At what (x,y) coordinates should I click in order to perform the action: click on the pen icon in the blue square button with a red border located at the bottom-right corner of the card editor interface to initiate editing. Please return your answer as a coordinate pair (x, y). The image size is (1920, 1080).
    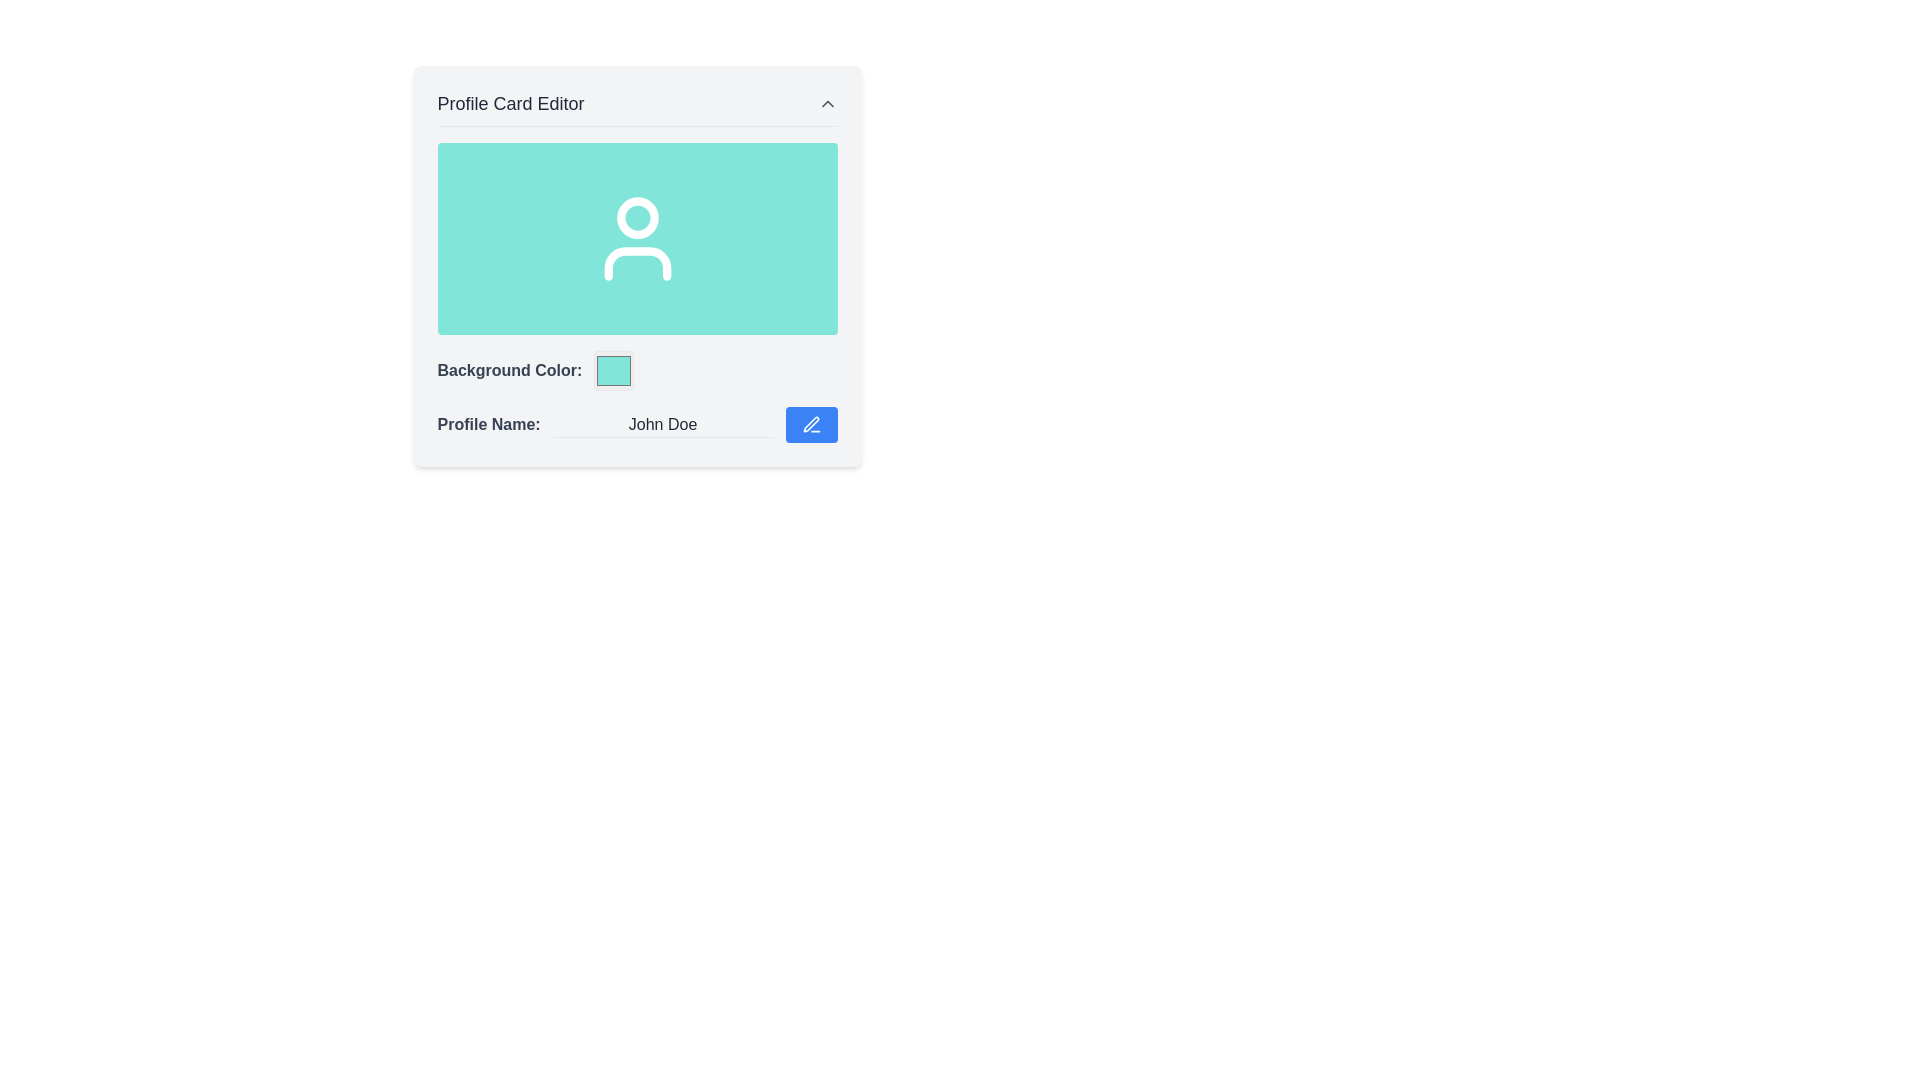
    Looking at the image, I should click on (811, 423).